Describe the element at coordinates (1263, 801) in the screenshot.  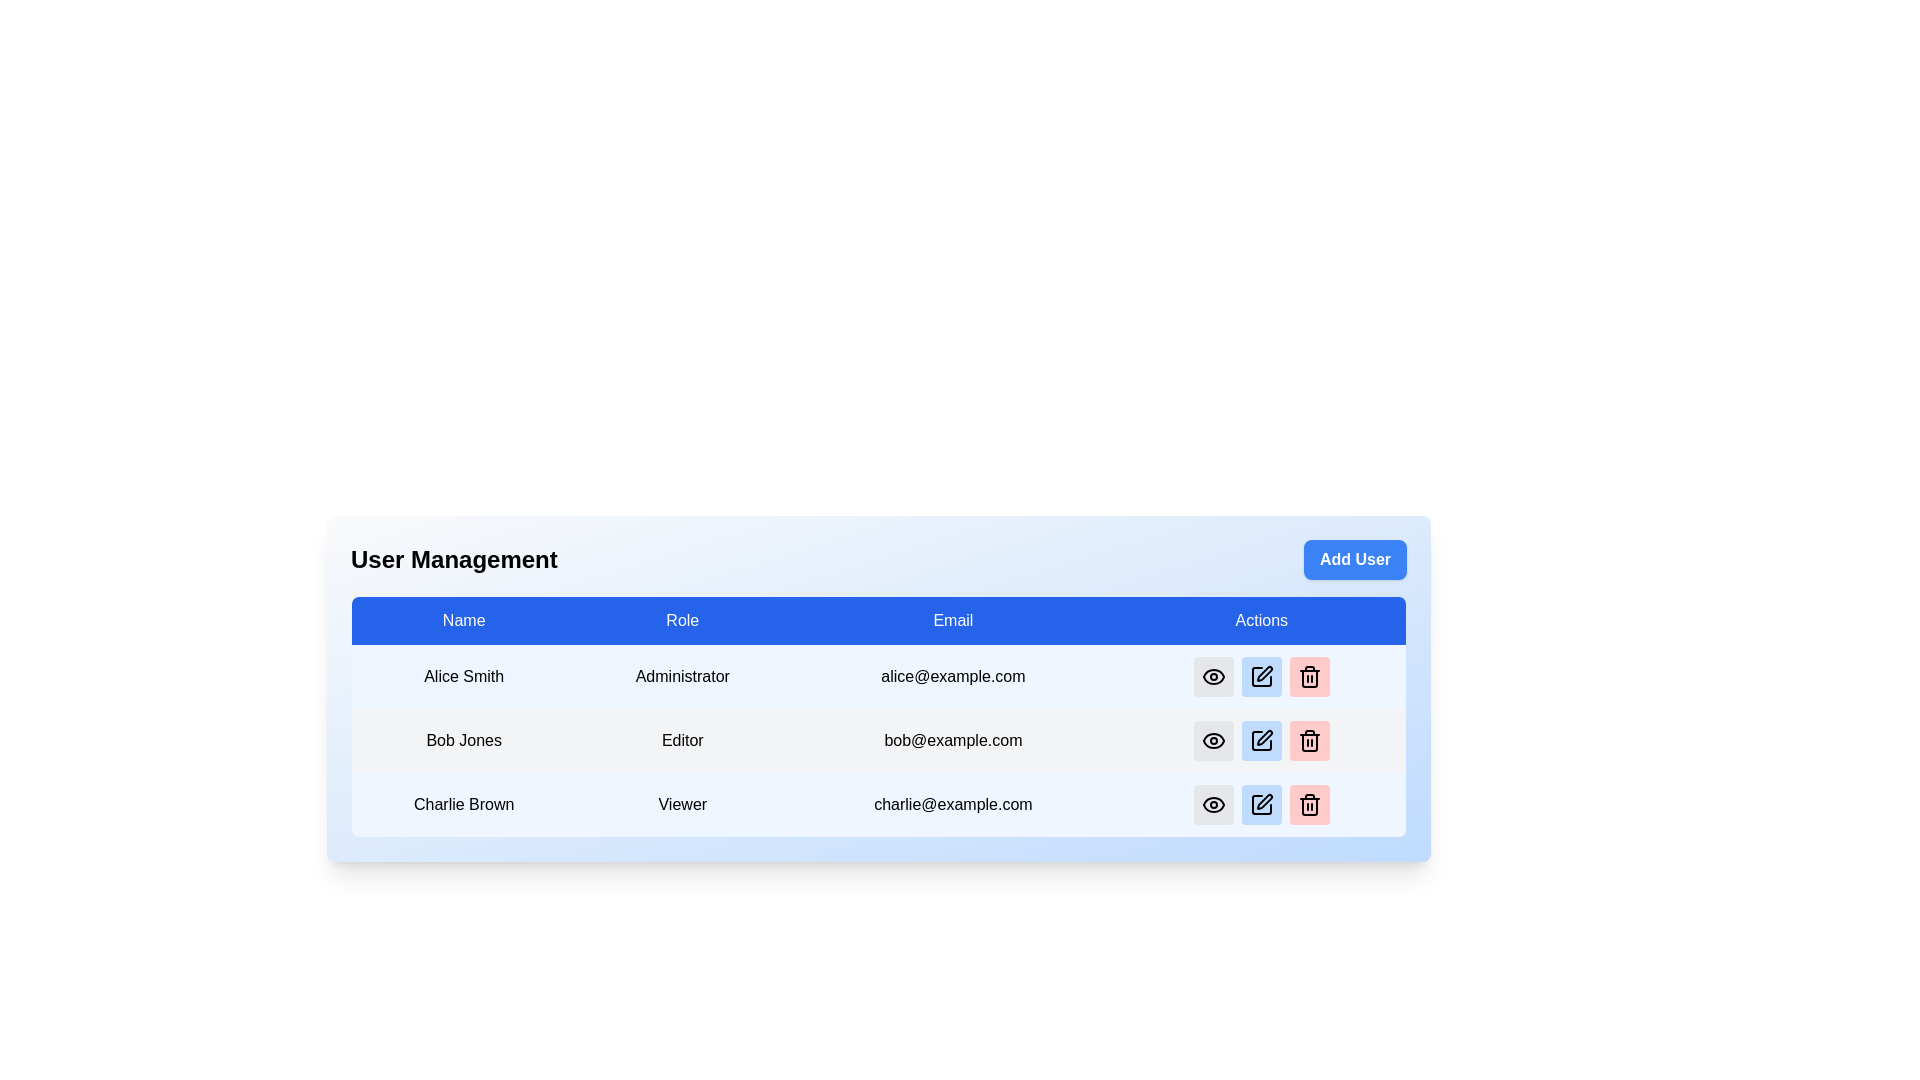
I see `the edit icon in the 'Actions' column of the third row associated with 'Charlie Brown, Viewer'` at that location.